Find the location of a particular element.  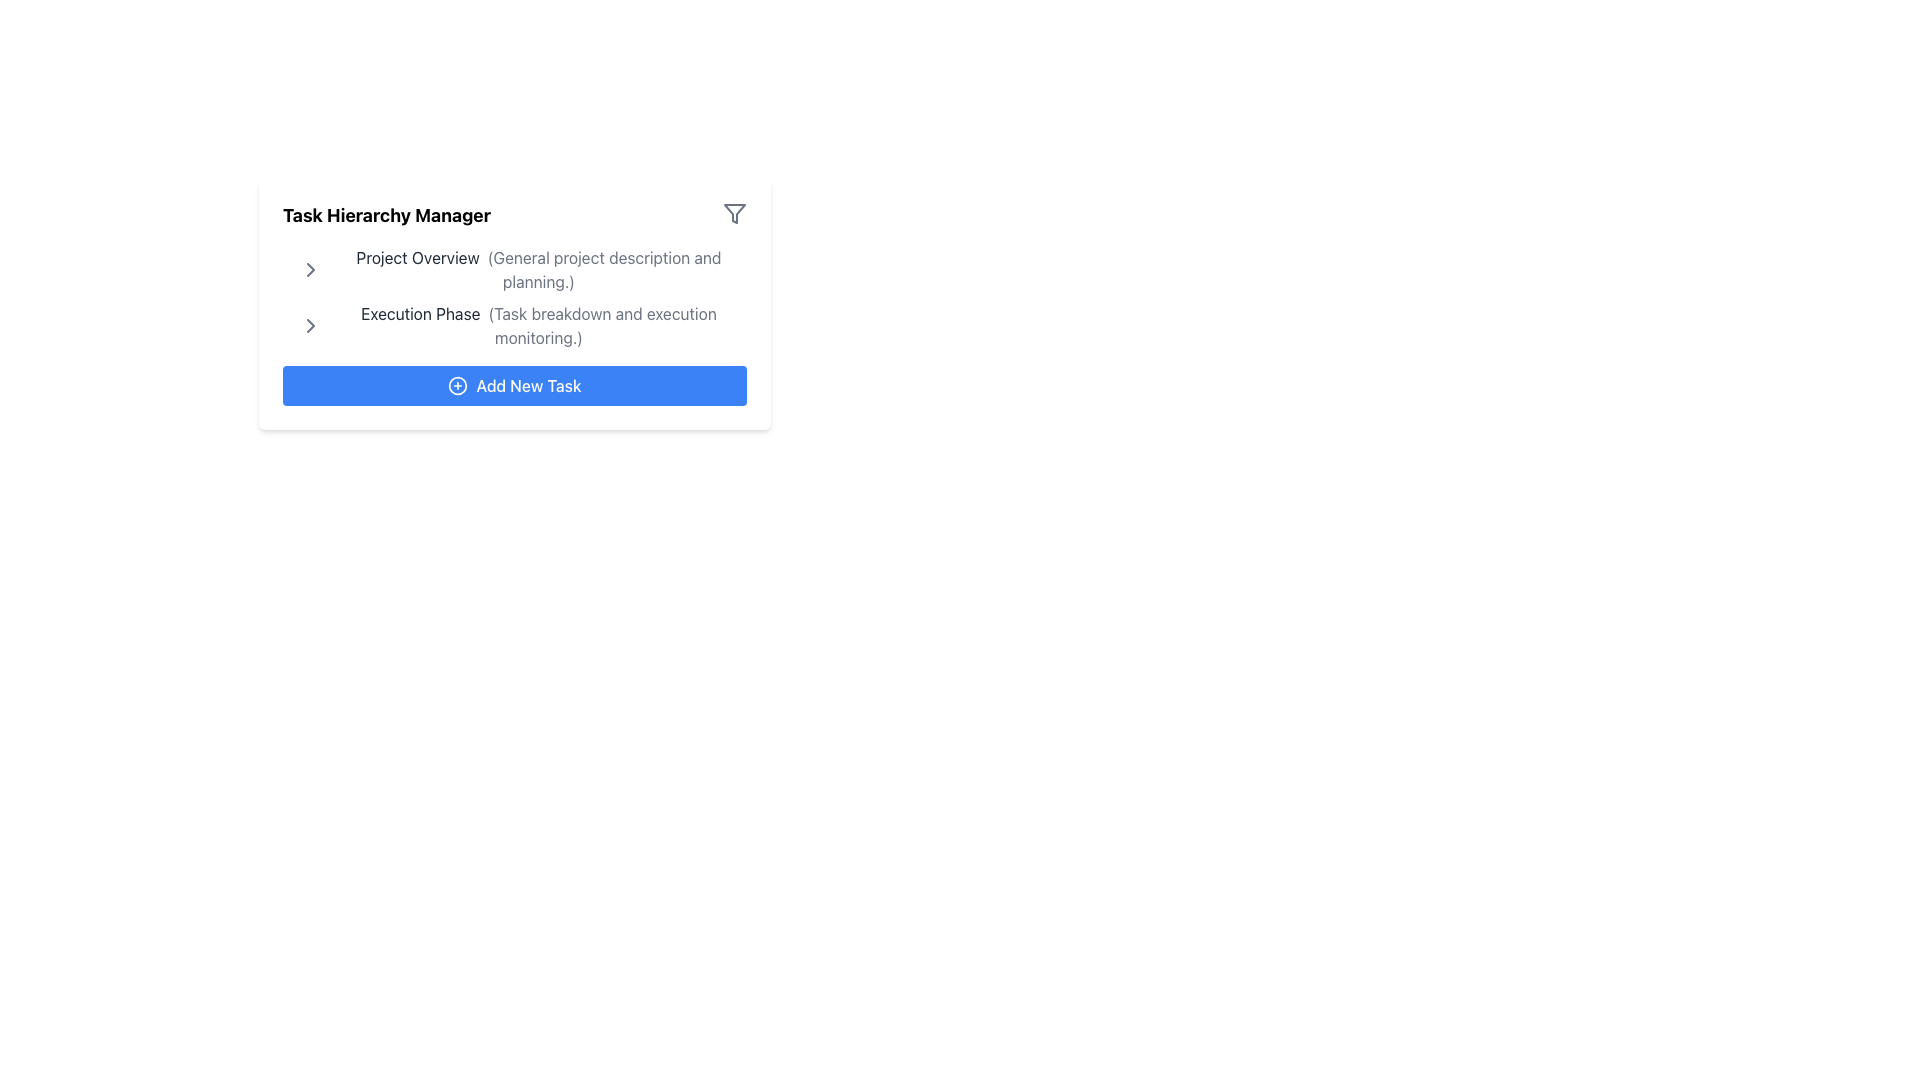

the chevron-right icon located to the left of the 'Execution Phase' link is located at coordinates (310, 325).